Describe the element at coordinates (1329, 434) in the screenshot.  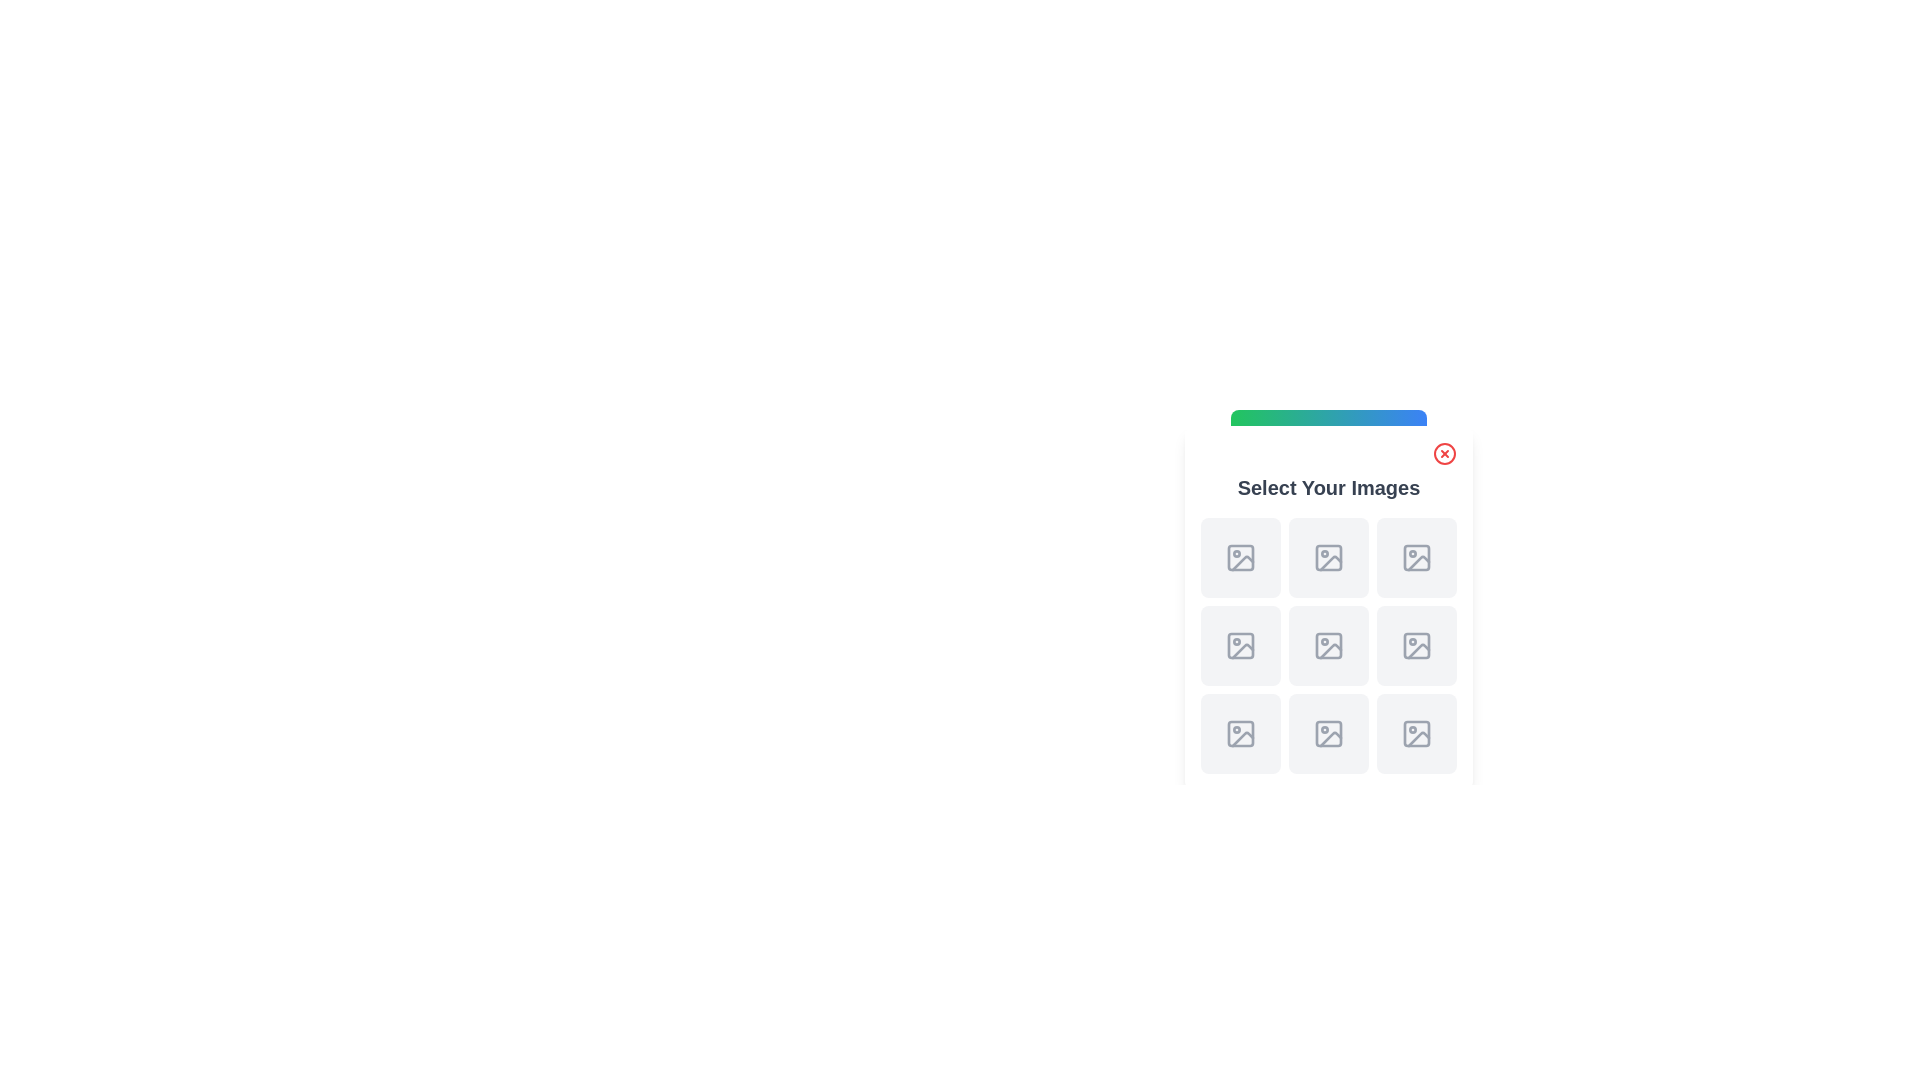
I see `the gradient decorative header bar located at the top of the modal, which spans horizontally above the grid of image placeholders` at that location.